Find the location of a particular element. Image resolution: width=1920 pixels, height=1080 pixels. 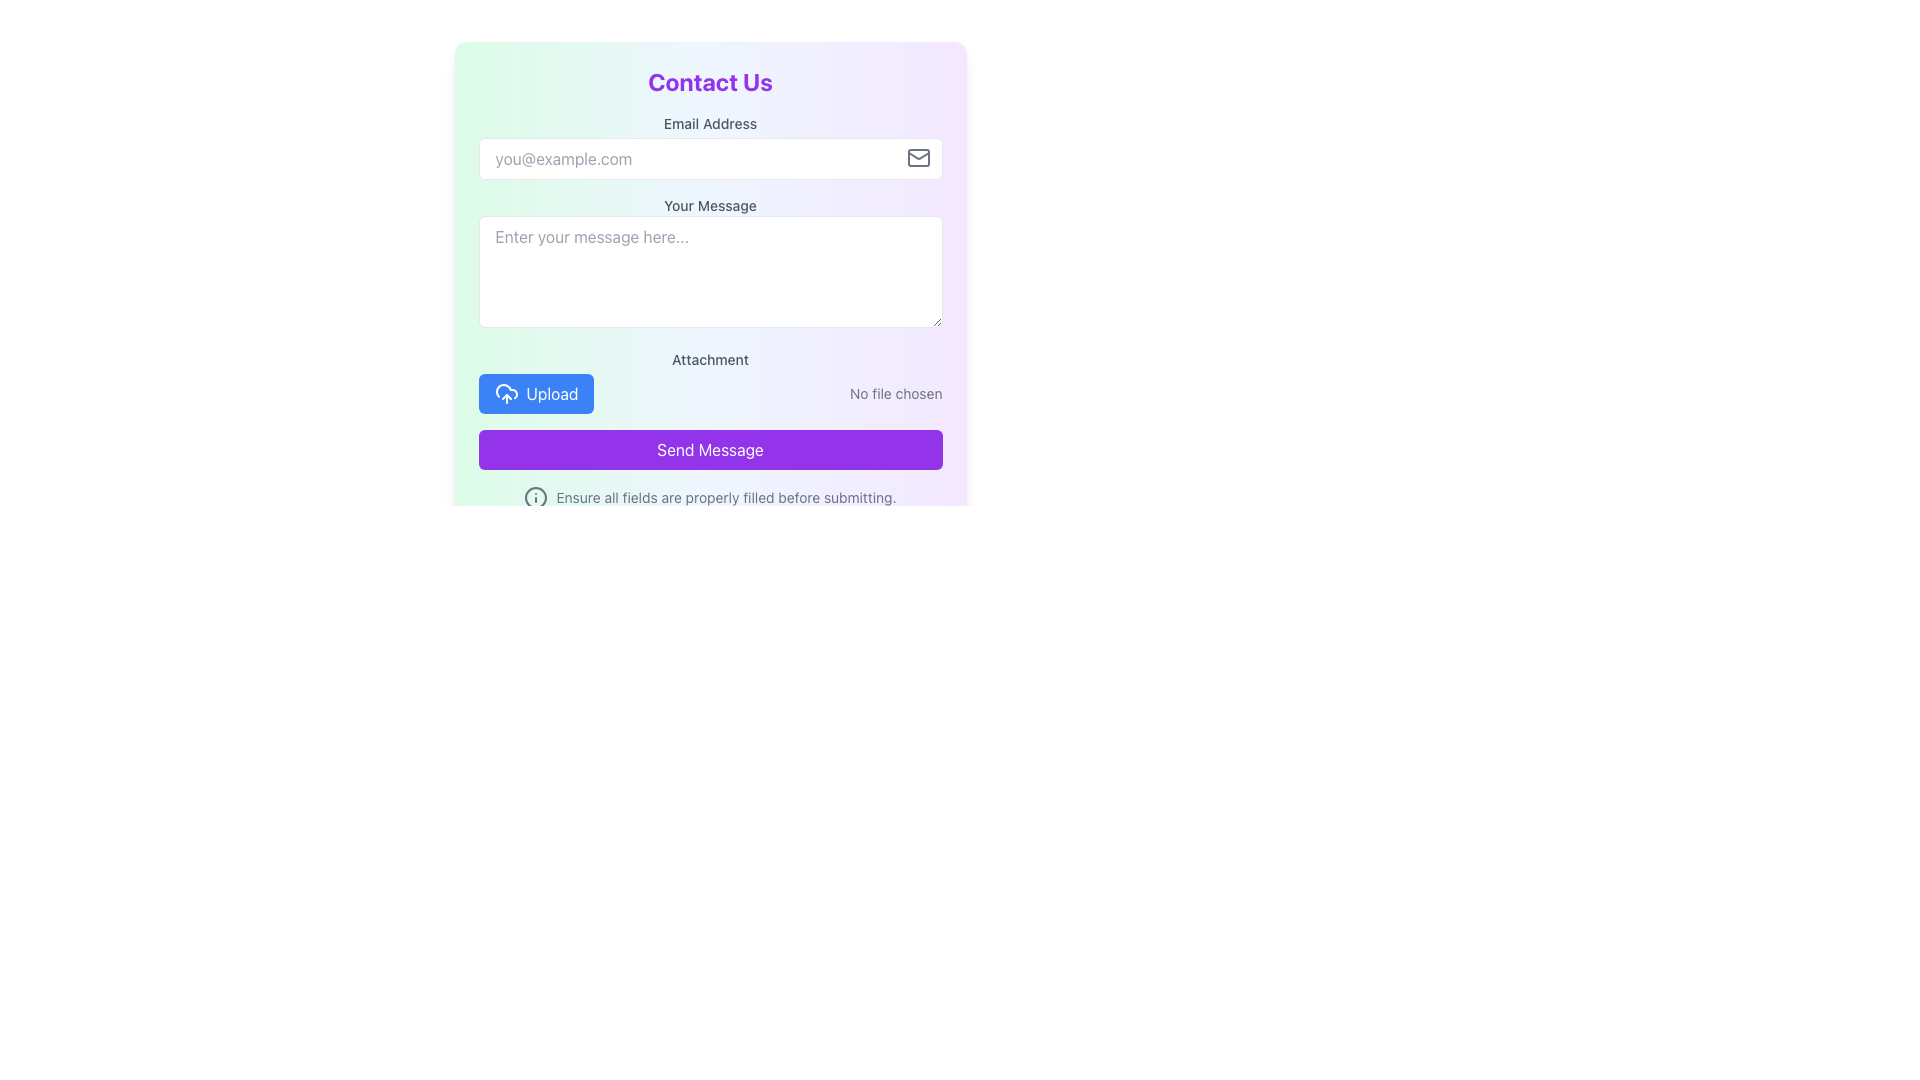

the text label 'Upload' which is styled in white font on a blue background, located within a button next to an upload cloud icon is located at coordinates (552, 393).